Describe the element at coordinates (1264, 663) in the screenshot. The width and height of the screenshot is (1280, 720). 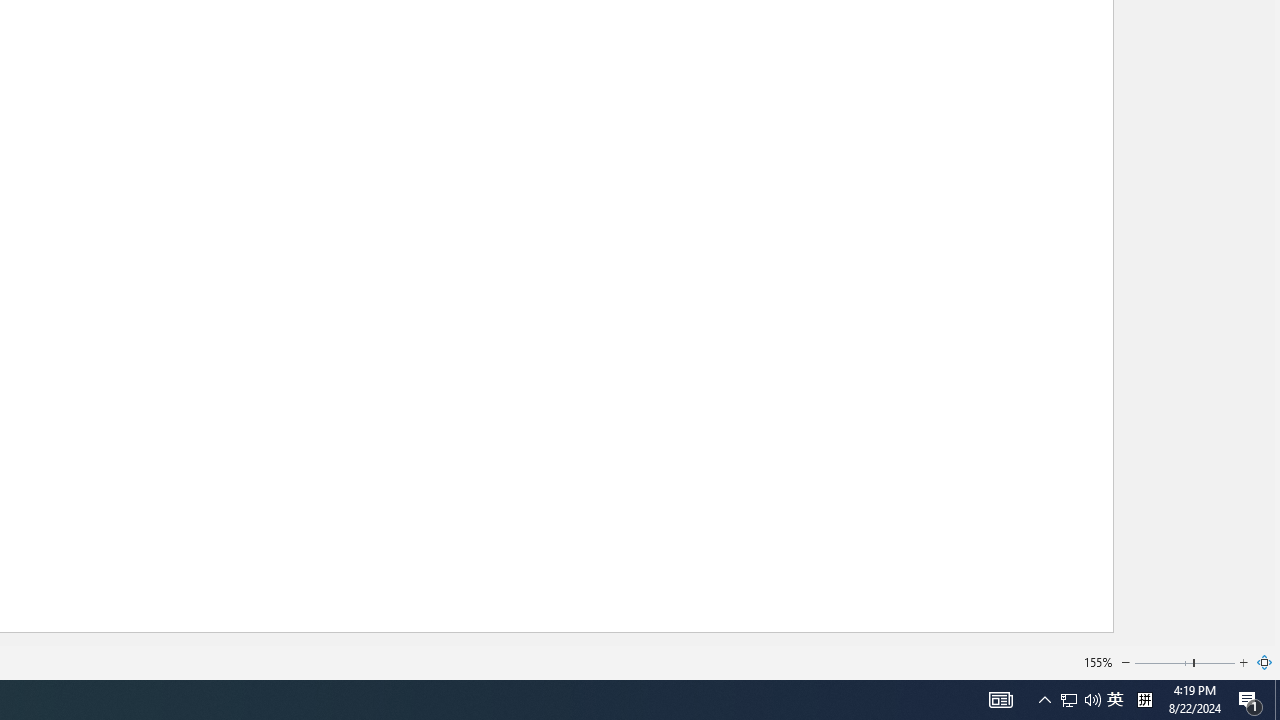
I see `'Zoom to Page'` at that location.